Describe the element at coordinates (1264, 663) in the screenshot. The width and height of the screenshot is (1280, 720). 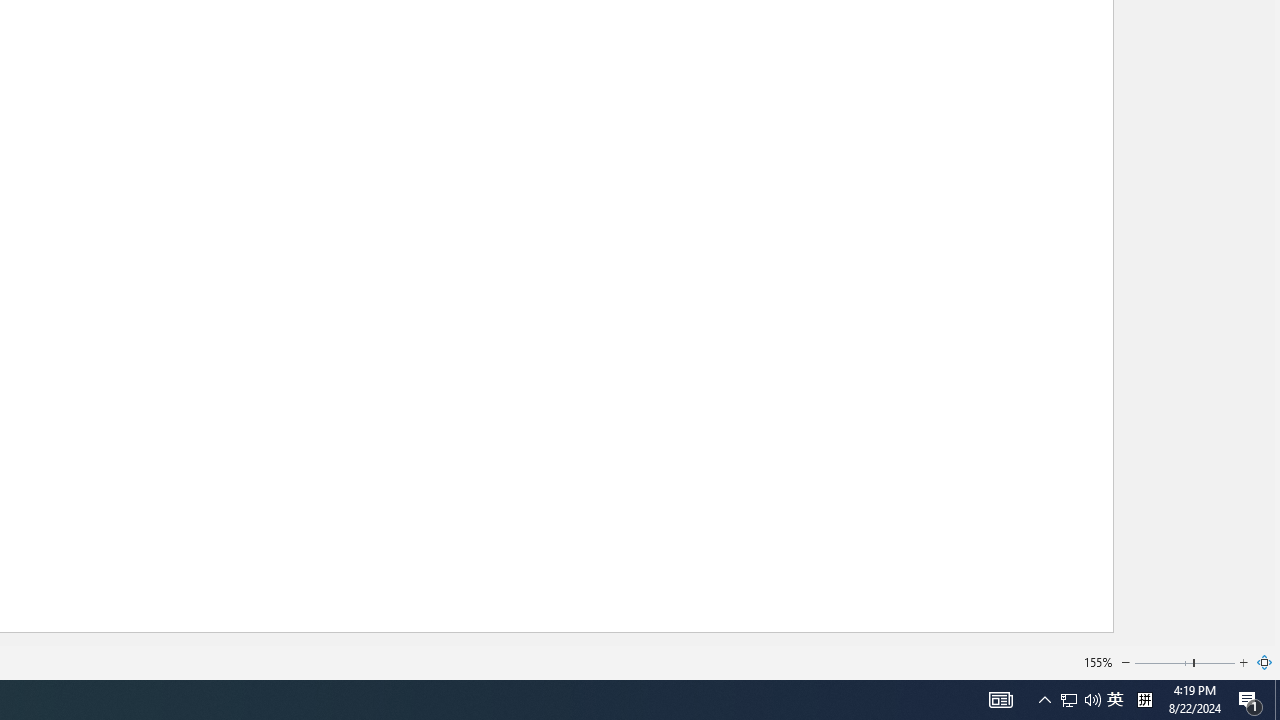
I see `'Zoom to Page'` at that location.